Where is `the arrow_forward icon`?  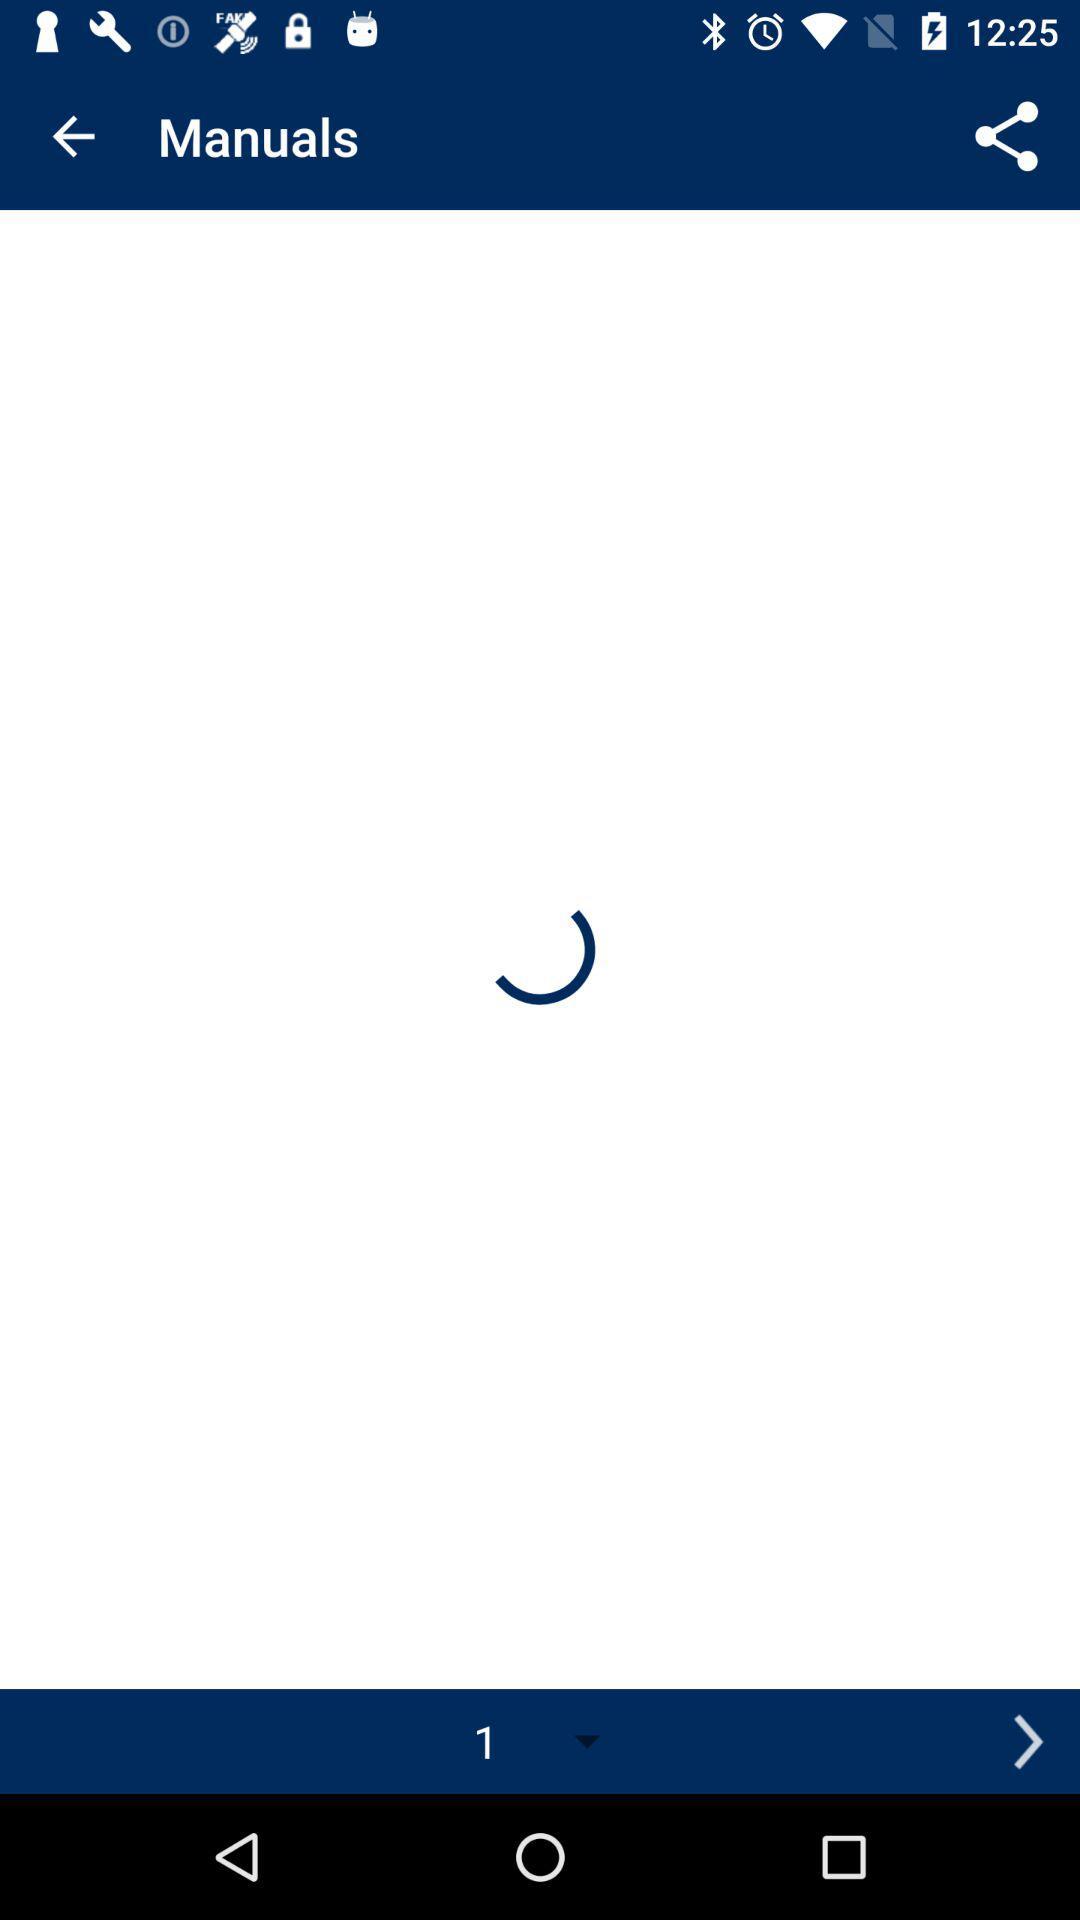 the arrow_forward icon is located at coordinates (1027, 1740).